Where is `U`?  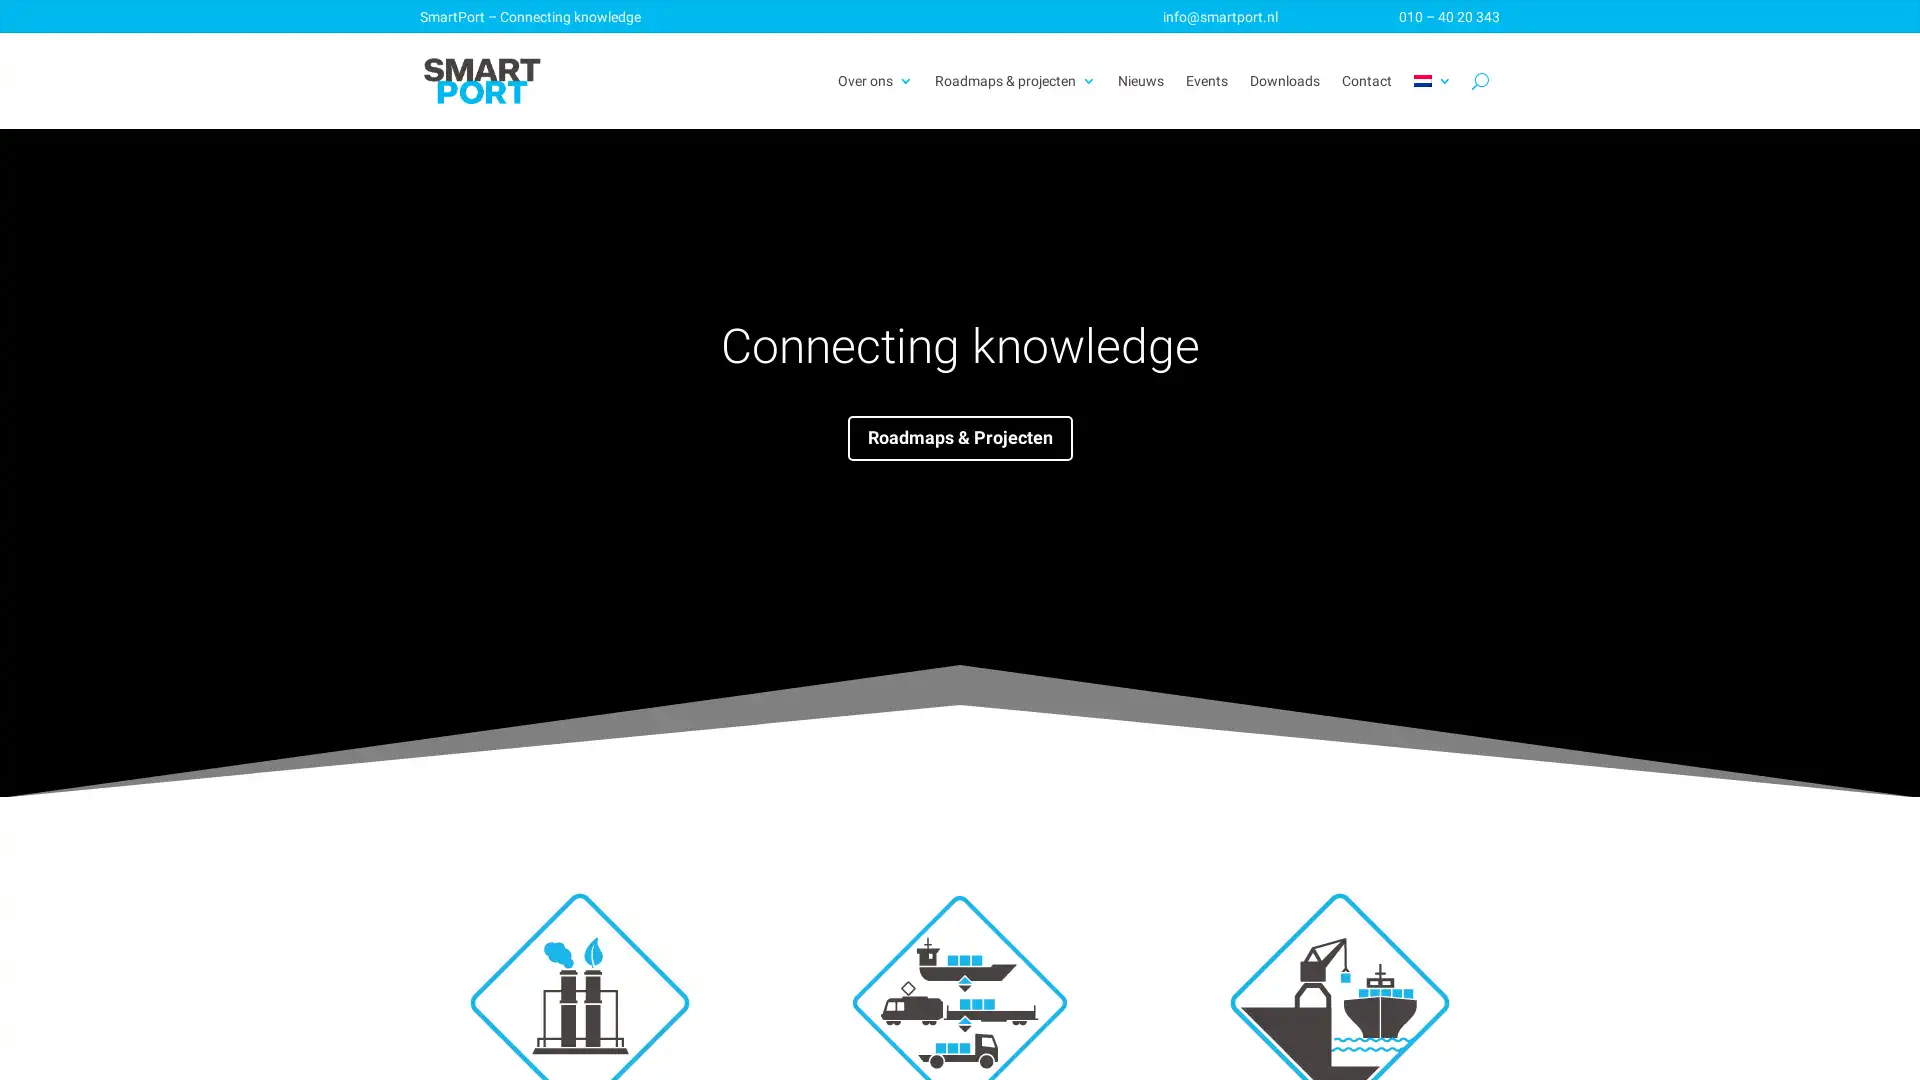 U is located at coordinates (1480, 80).